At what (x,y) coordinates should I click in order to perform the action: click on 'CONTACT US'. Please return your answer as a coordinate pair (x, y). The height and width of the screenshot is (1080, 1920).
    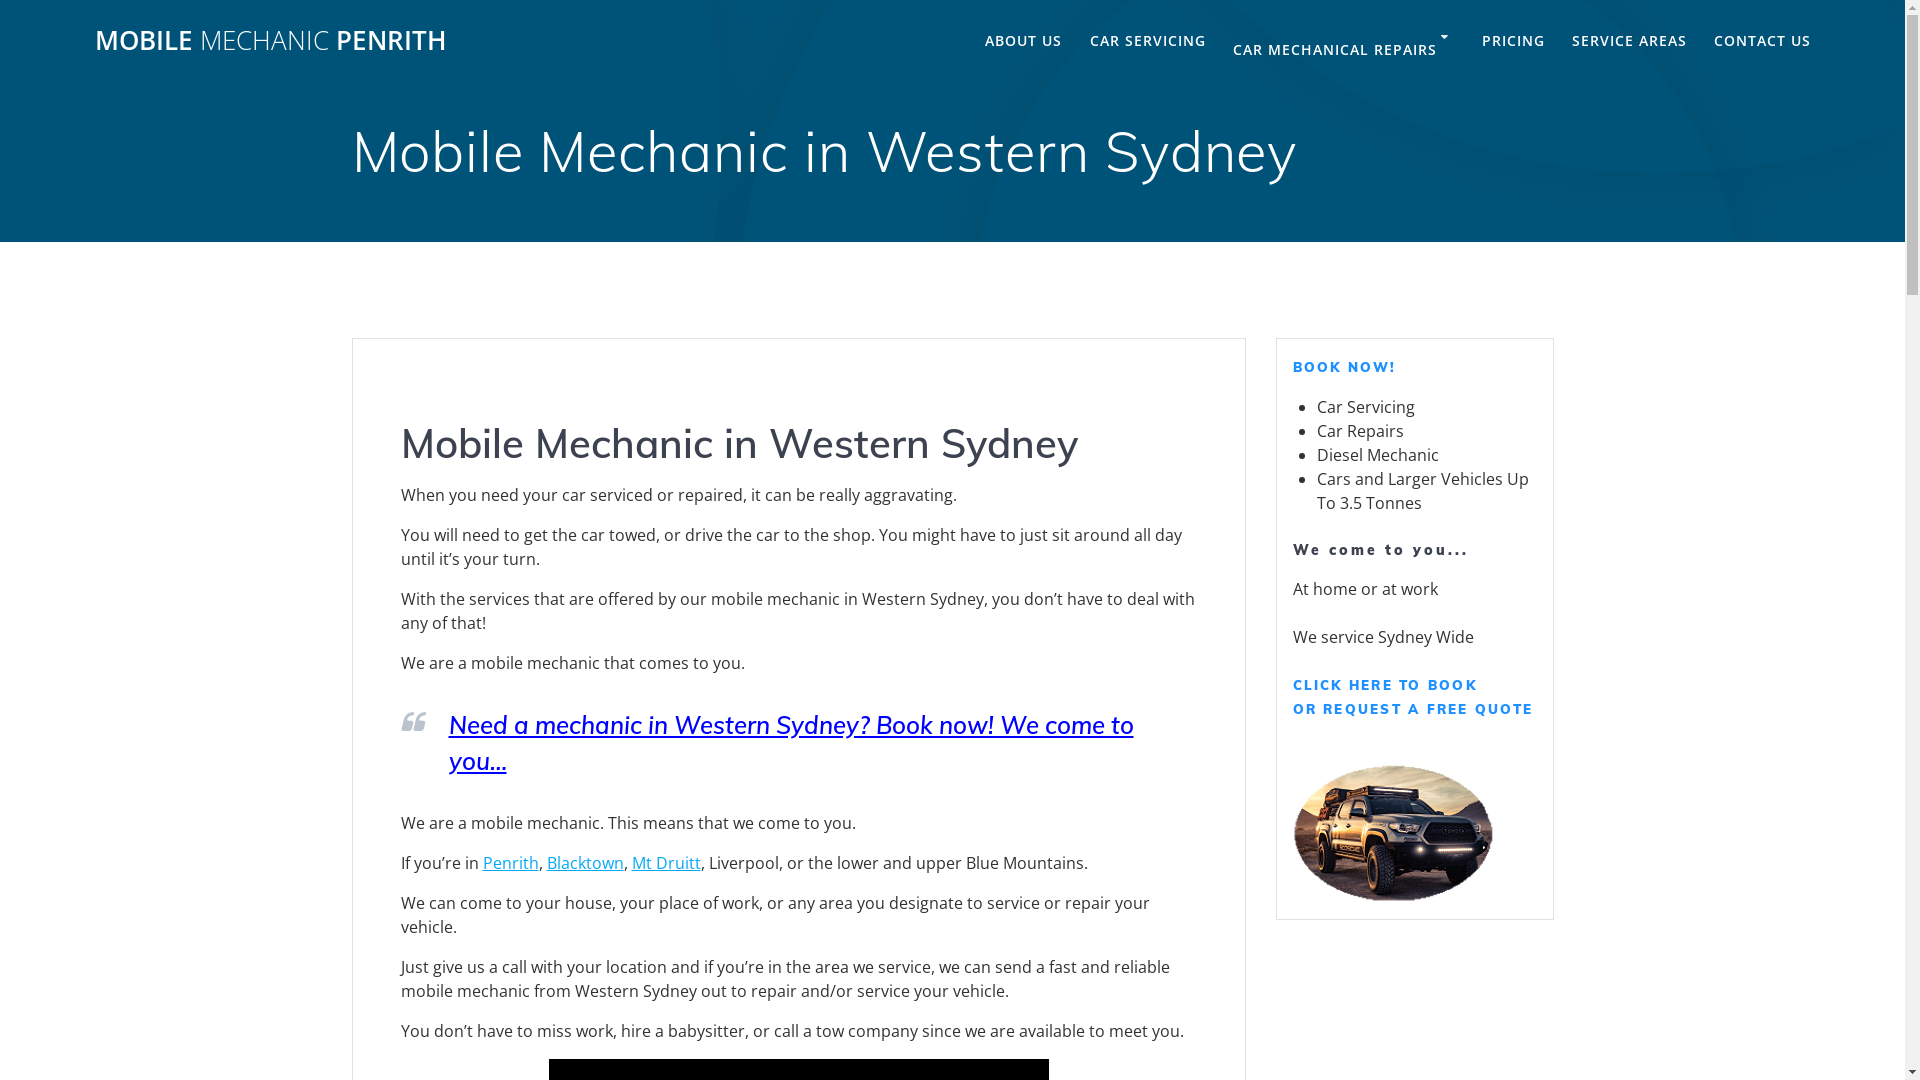
    Looking at the image, I should click on (1762, 41).